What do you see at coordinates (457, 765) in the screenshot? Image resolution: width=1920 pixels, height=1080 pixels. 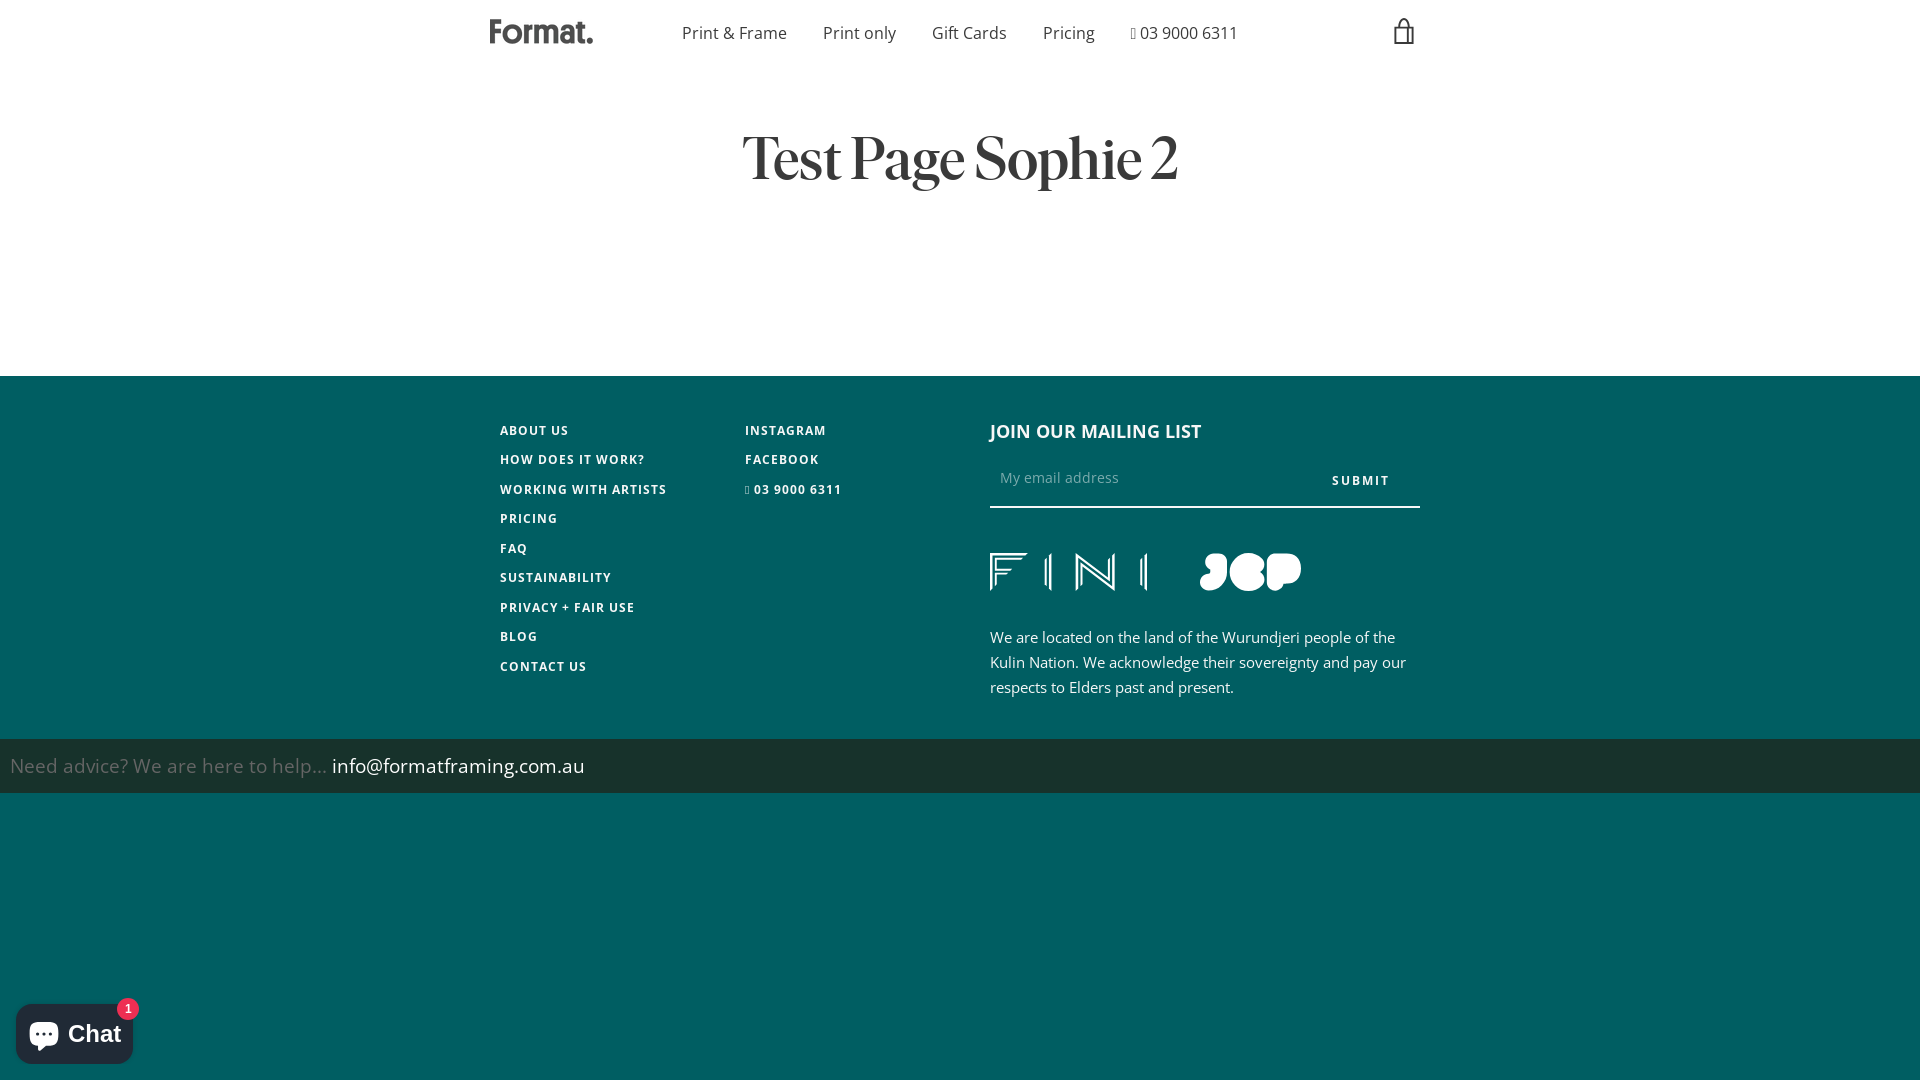 I see `'info@formatframing.com.au'` at bounding box center [457, 765].